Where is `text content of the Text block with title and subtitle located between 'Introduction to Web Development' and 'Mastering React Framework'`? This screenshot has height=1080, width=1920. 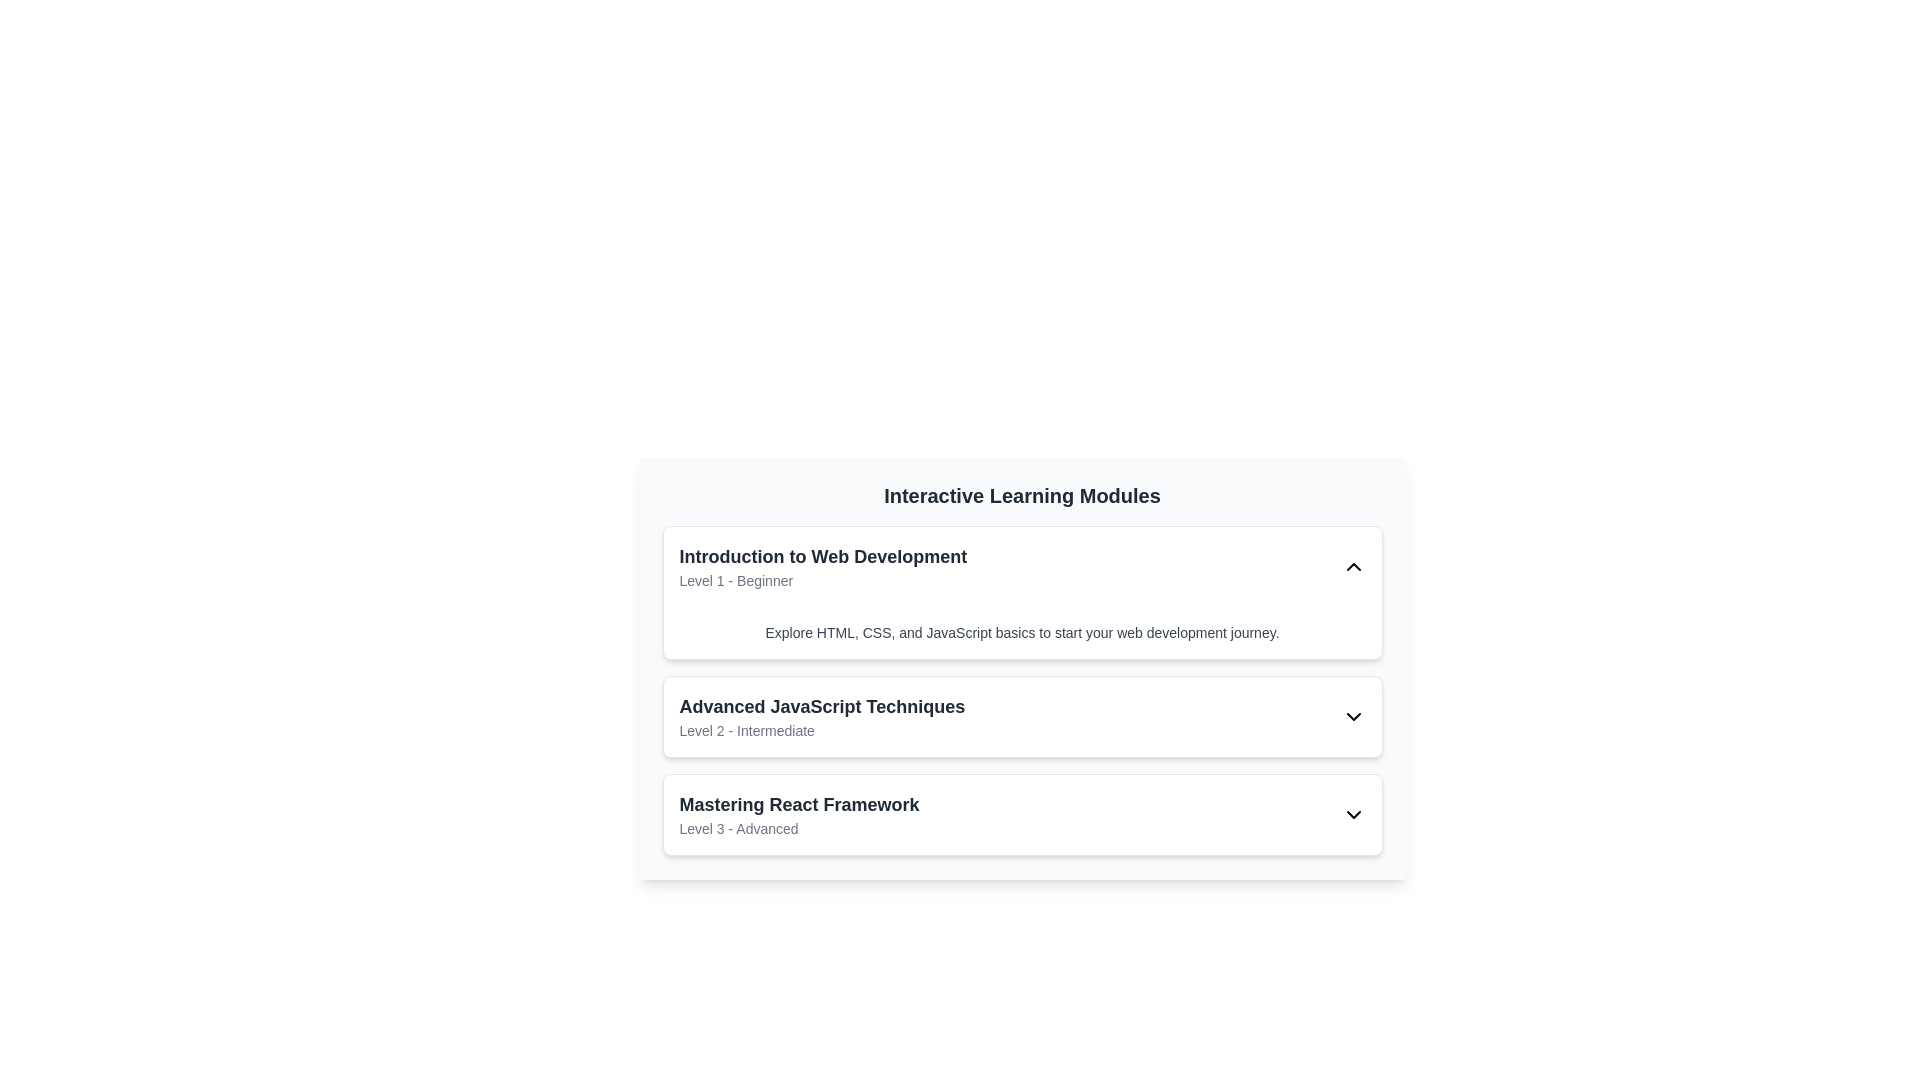 text content of the Text block with title and subtitle located between 'Introduction to Web Development' and 'Mastering React Framework' is located at coordinates (822, 716).